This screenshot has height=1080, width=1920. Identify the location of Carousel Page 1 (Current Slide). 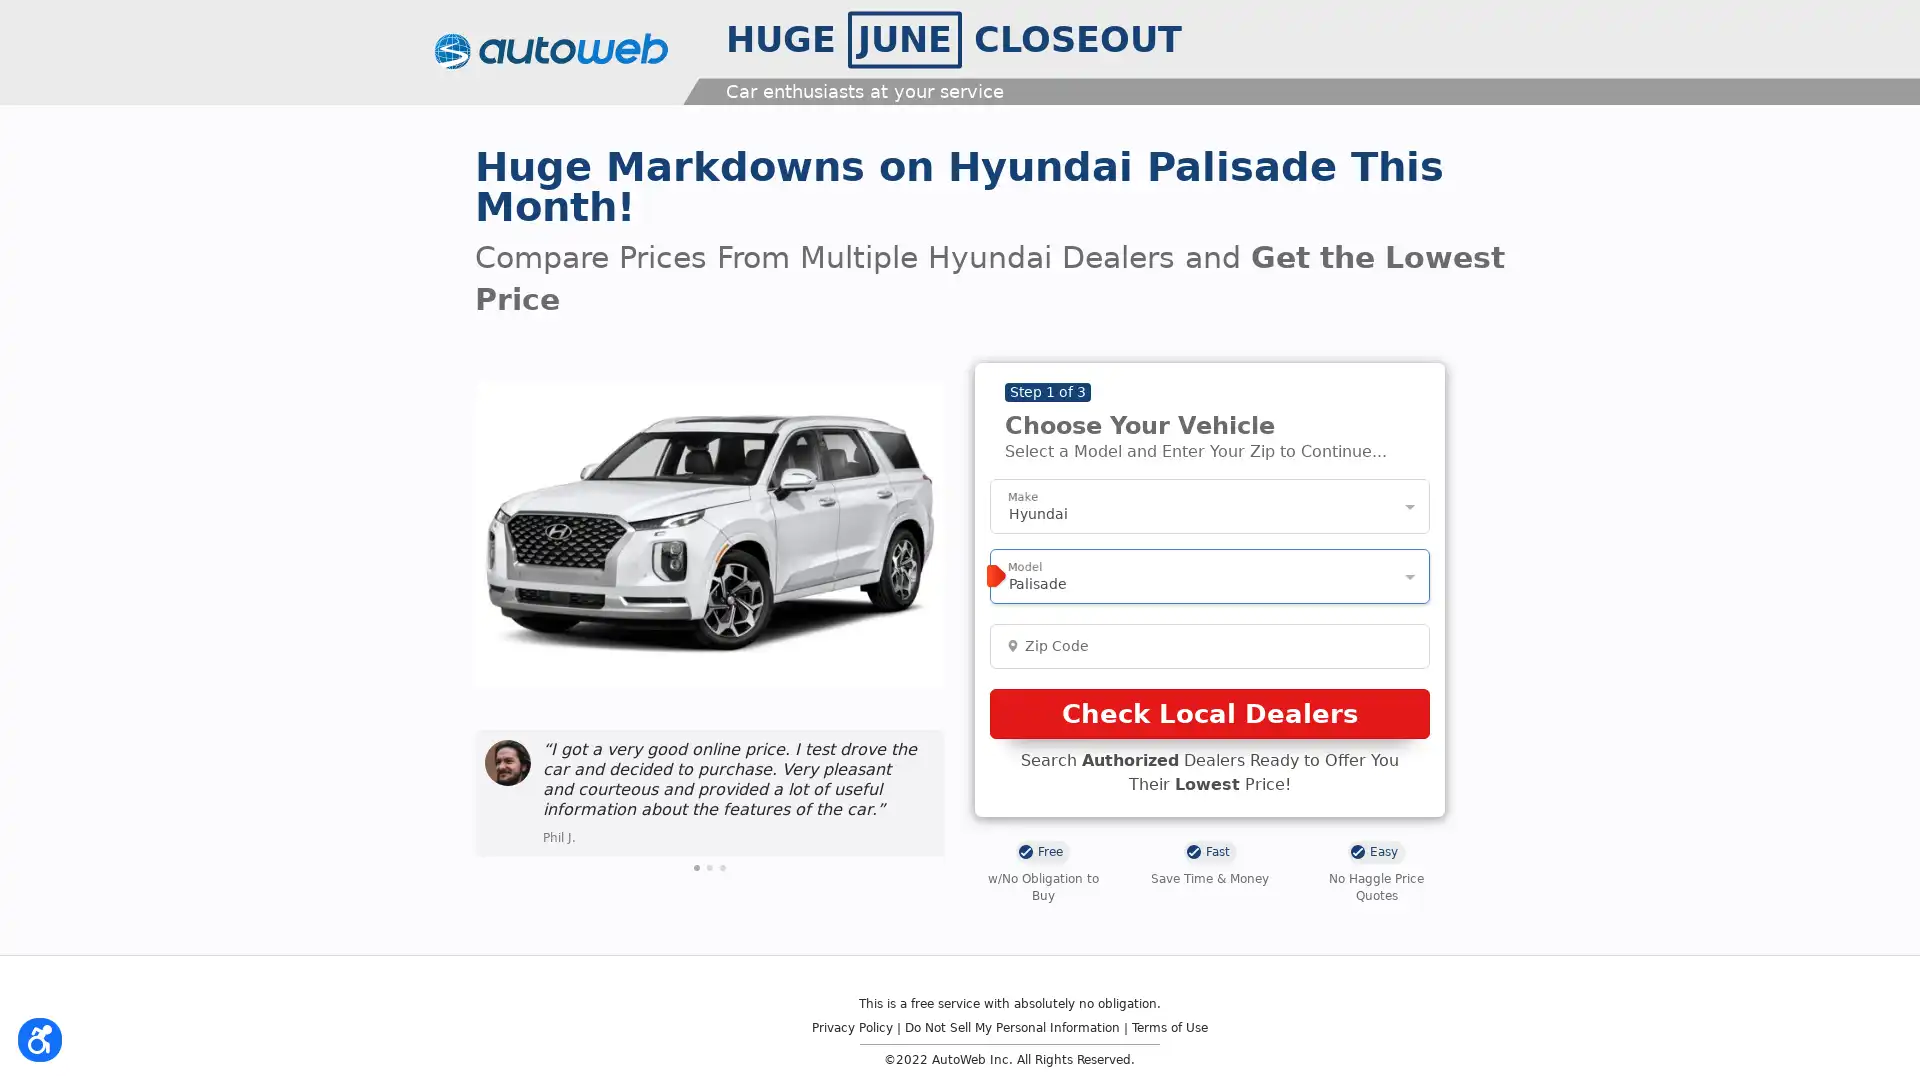
(696, 866).